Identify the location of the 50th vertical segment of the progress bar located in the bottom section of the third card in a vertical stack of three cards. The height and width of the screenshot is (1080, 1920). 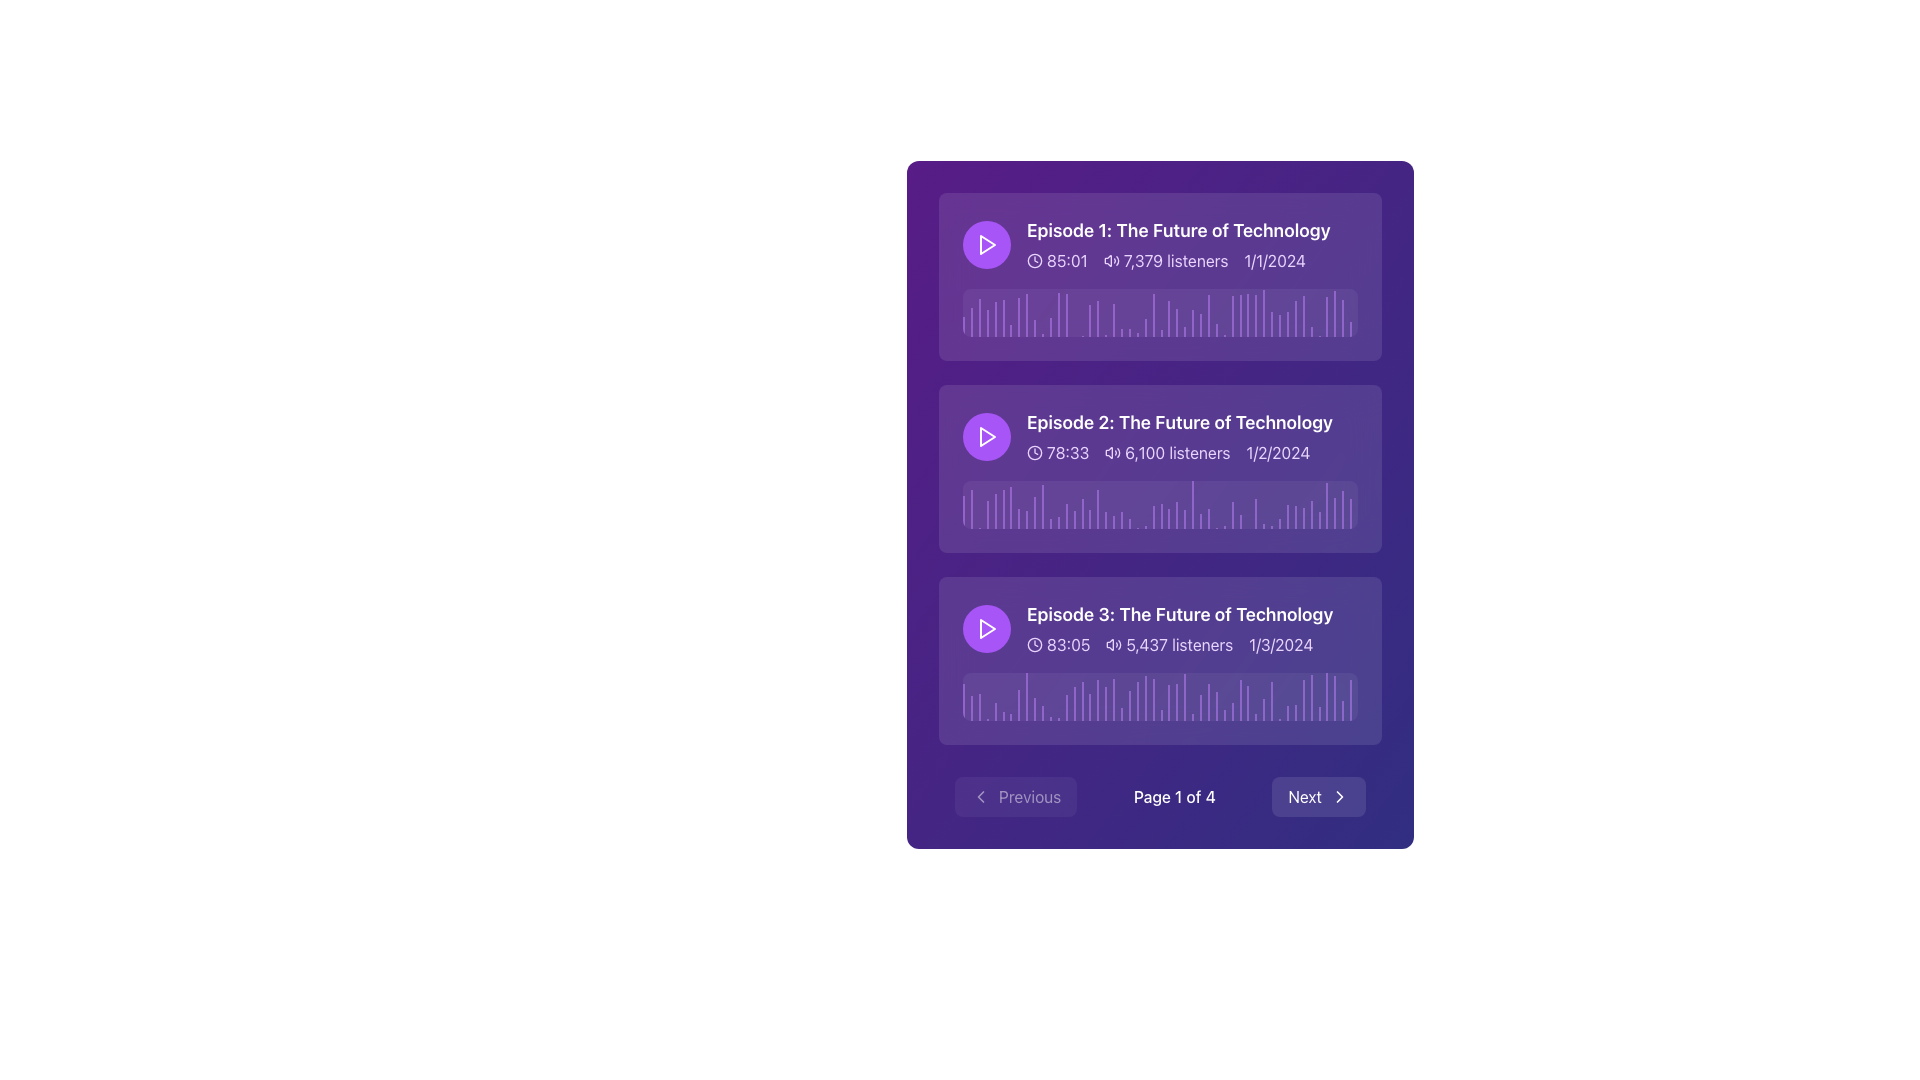
(1335, 697).